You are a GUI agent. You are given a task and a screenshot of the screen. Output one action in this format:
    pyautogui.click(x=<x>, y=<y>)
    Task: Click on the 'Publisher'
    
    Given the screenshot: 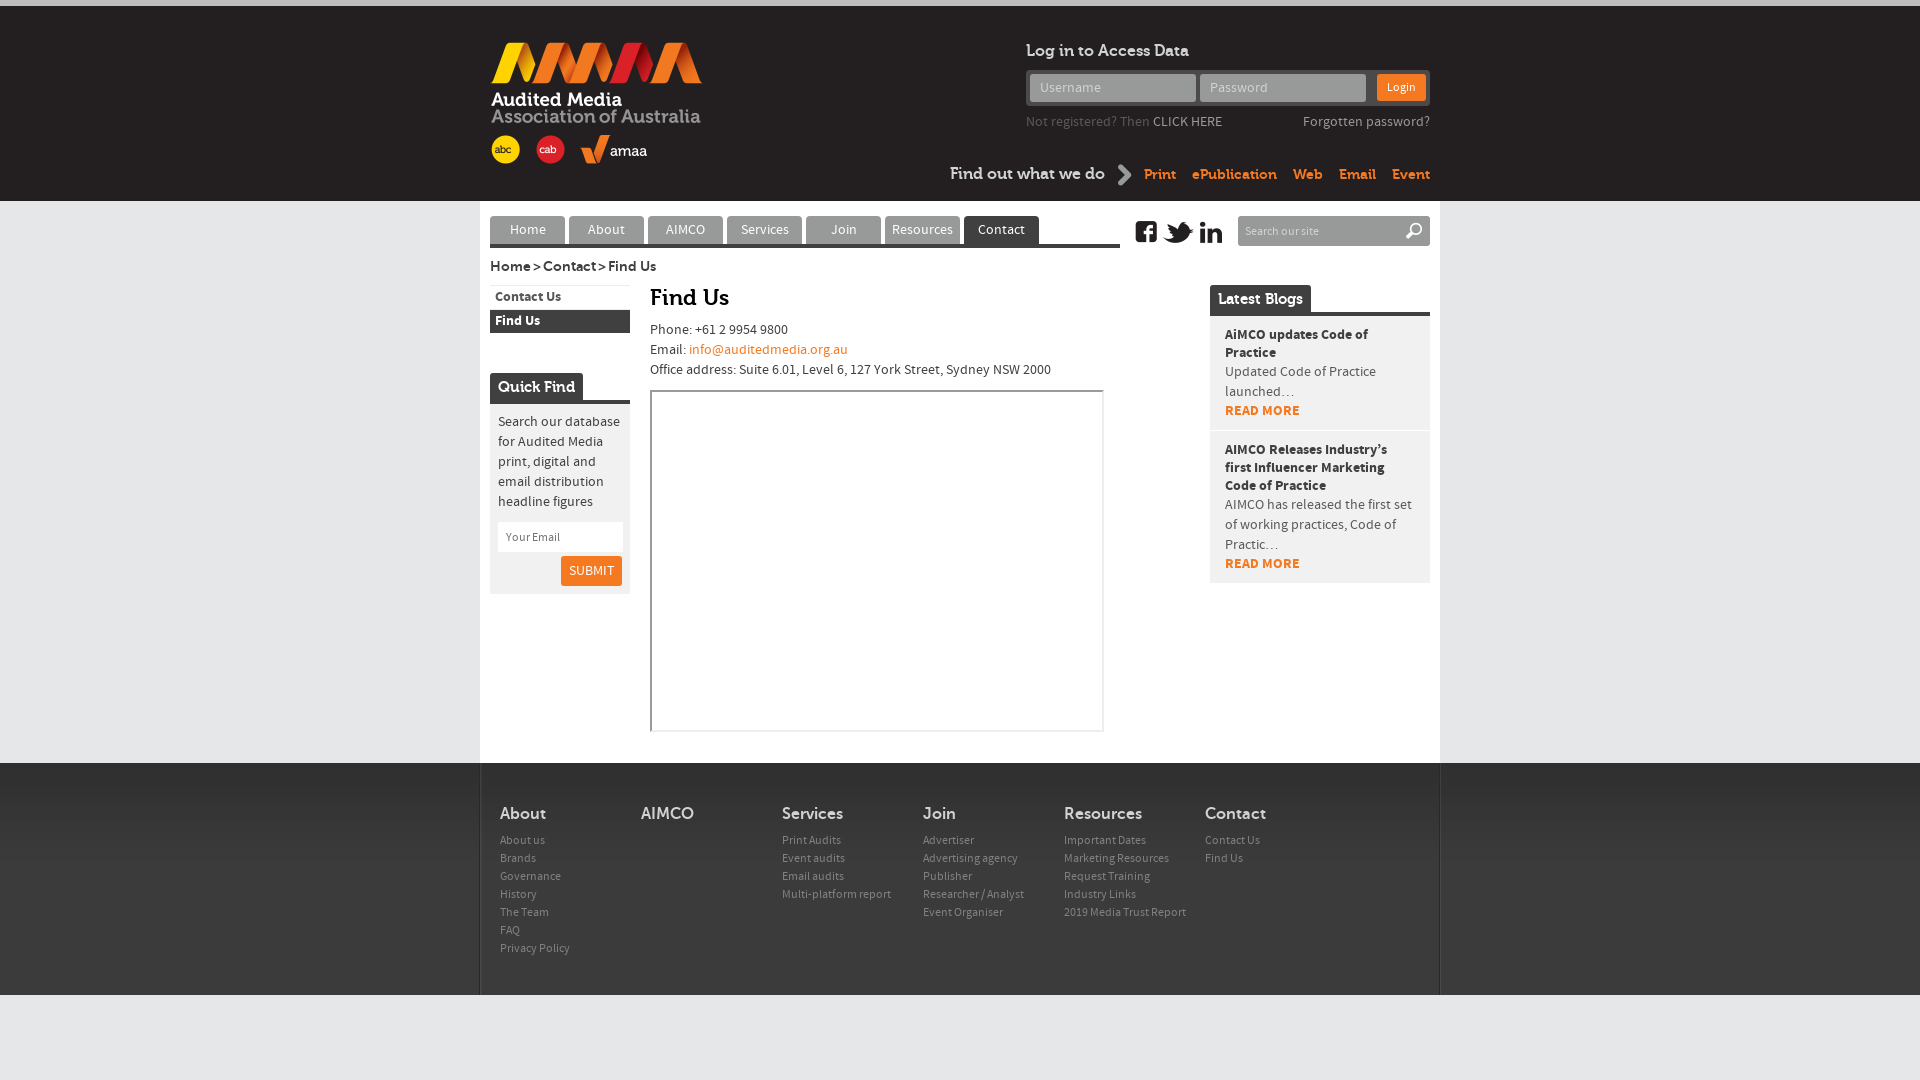 What is the action you would take?
    pyautogui.click(x=946, y=875)
    